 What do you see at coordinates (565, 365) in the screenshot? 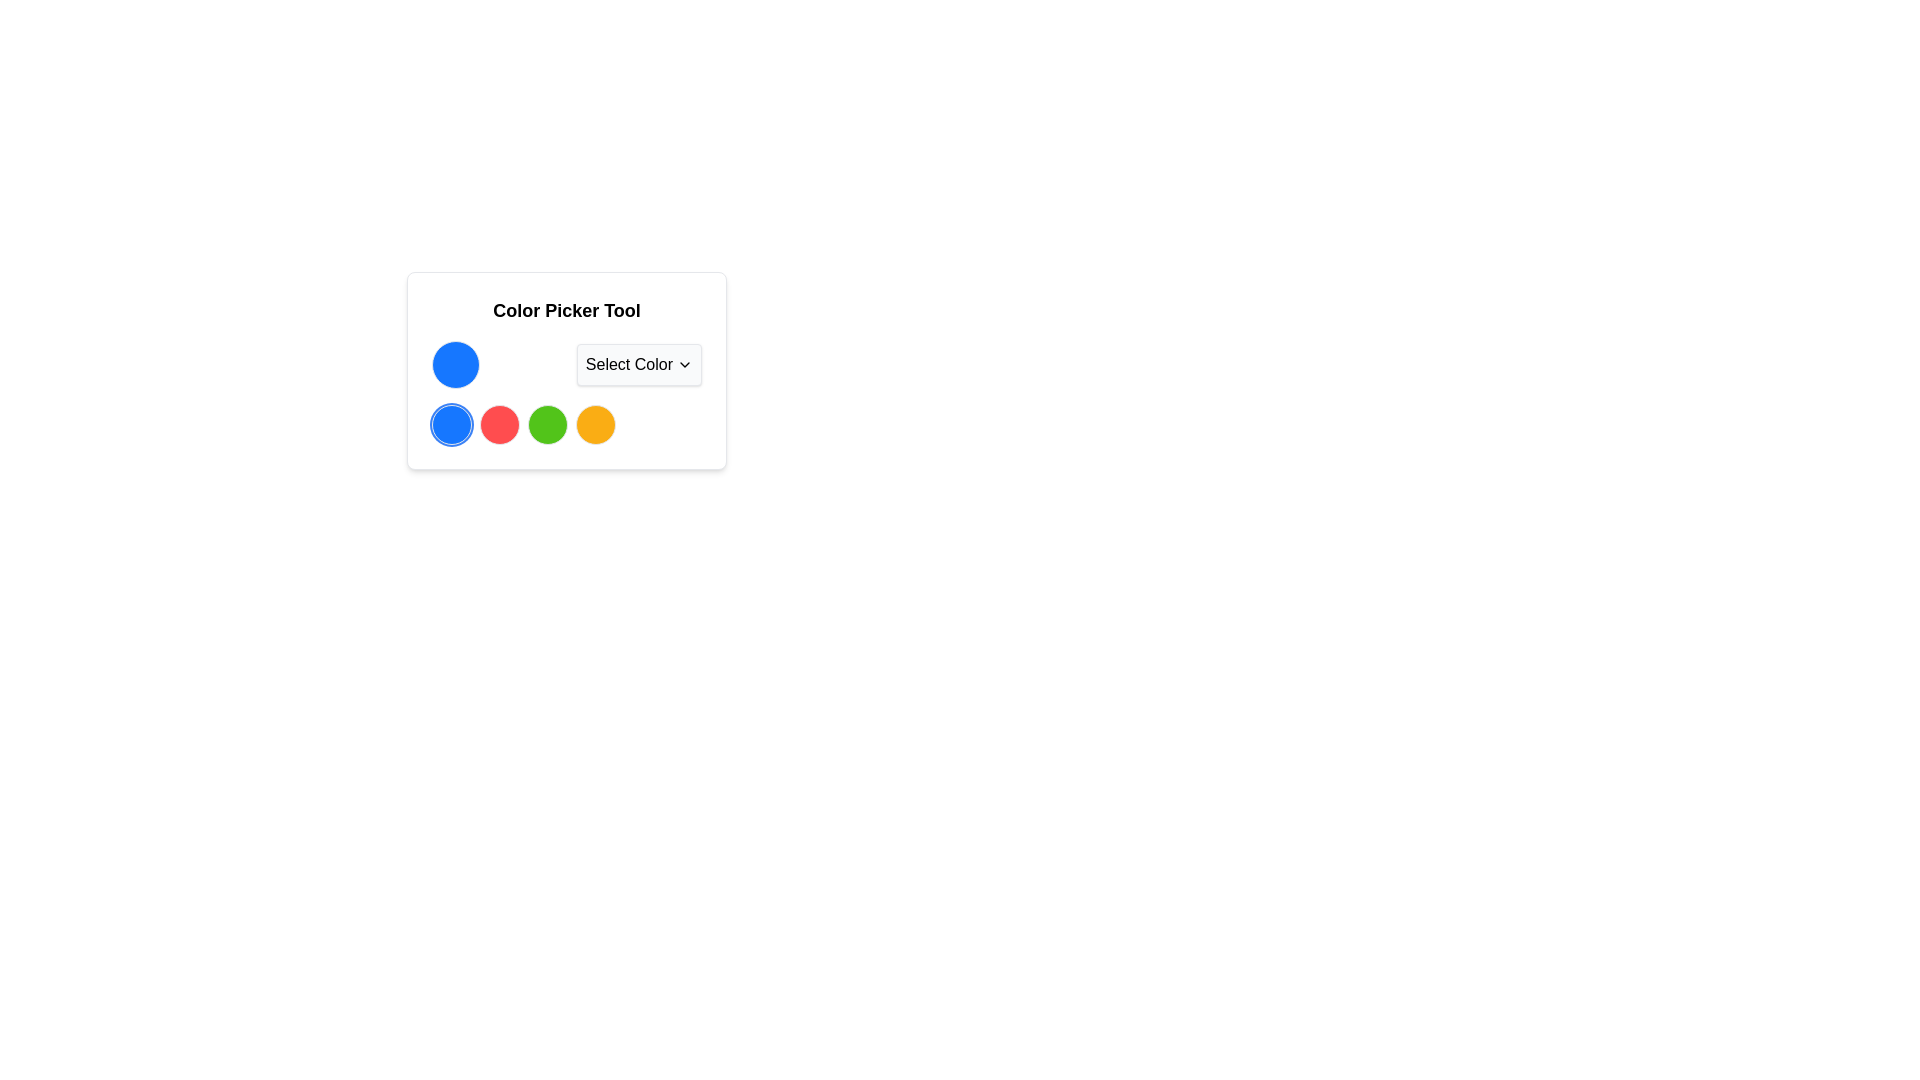
I see `the 'Select Color' dropdown menu` at bounding box center [565, 365].